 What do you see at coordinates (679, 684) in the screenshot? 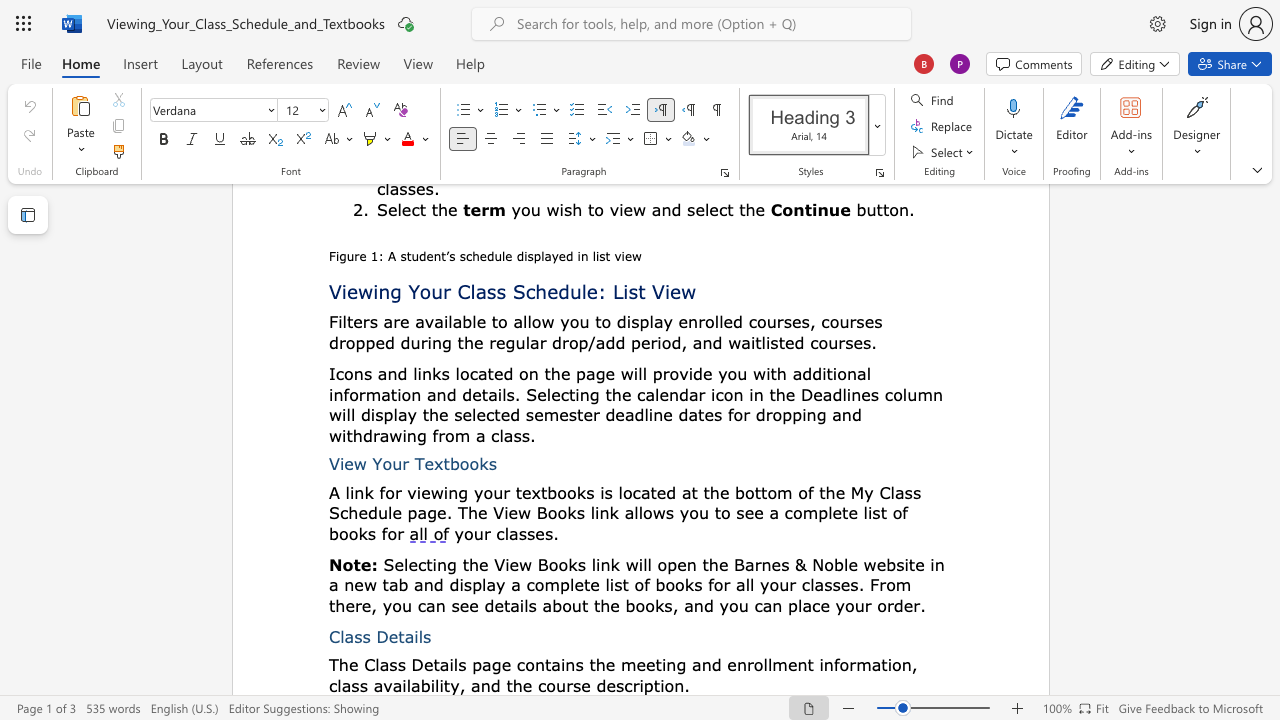
I see `the 8th character "n" in the text` at bounding box center [679, 684].